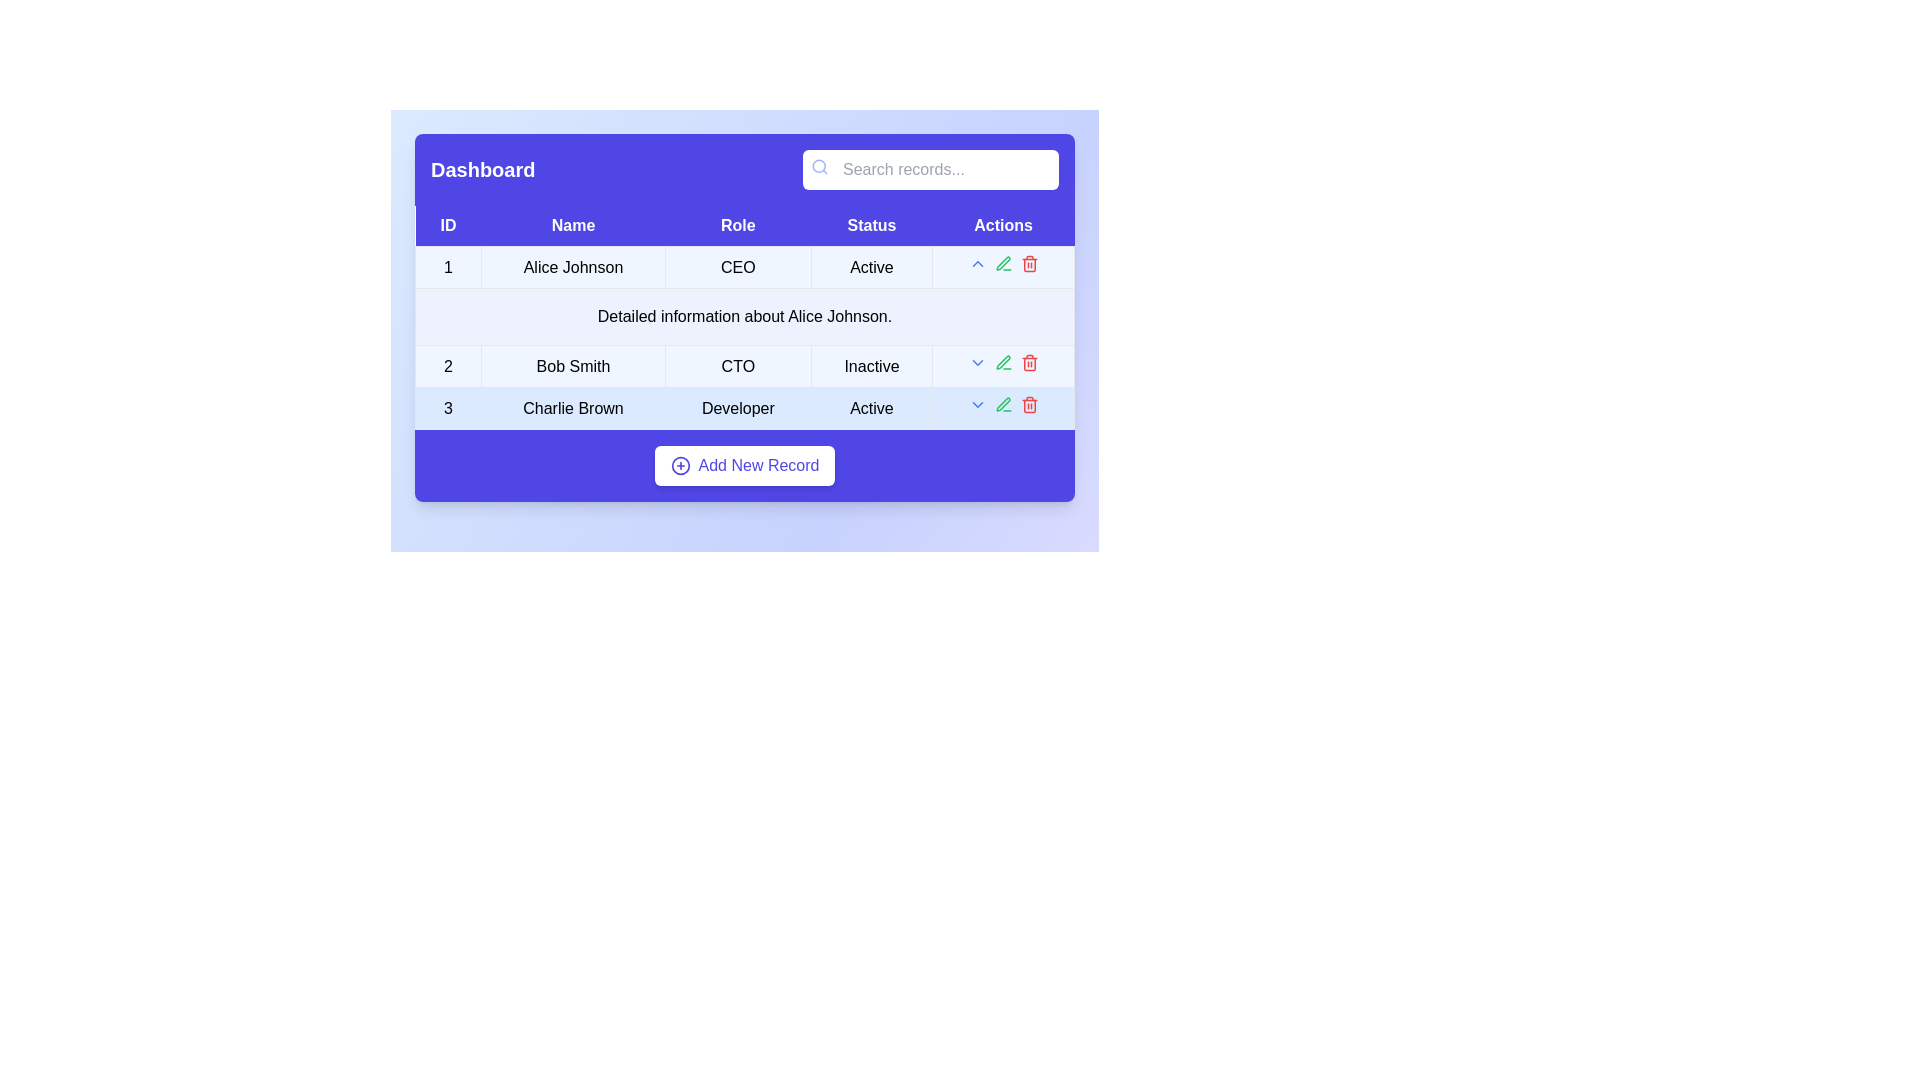 Image resolution: width=1920 pixels, height=1080 pixels. Describe the element at coordinates (572, 266) in the screenshot. I see `text label displaying 'Alice Johnson' located in the second column of the first row under the 'Name' header` at that location.